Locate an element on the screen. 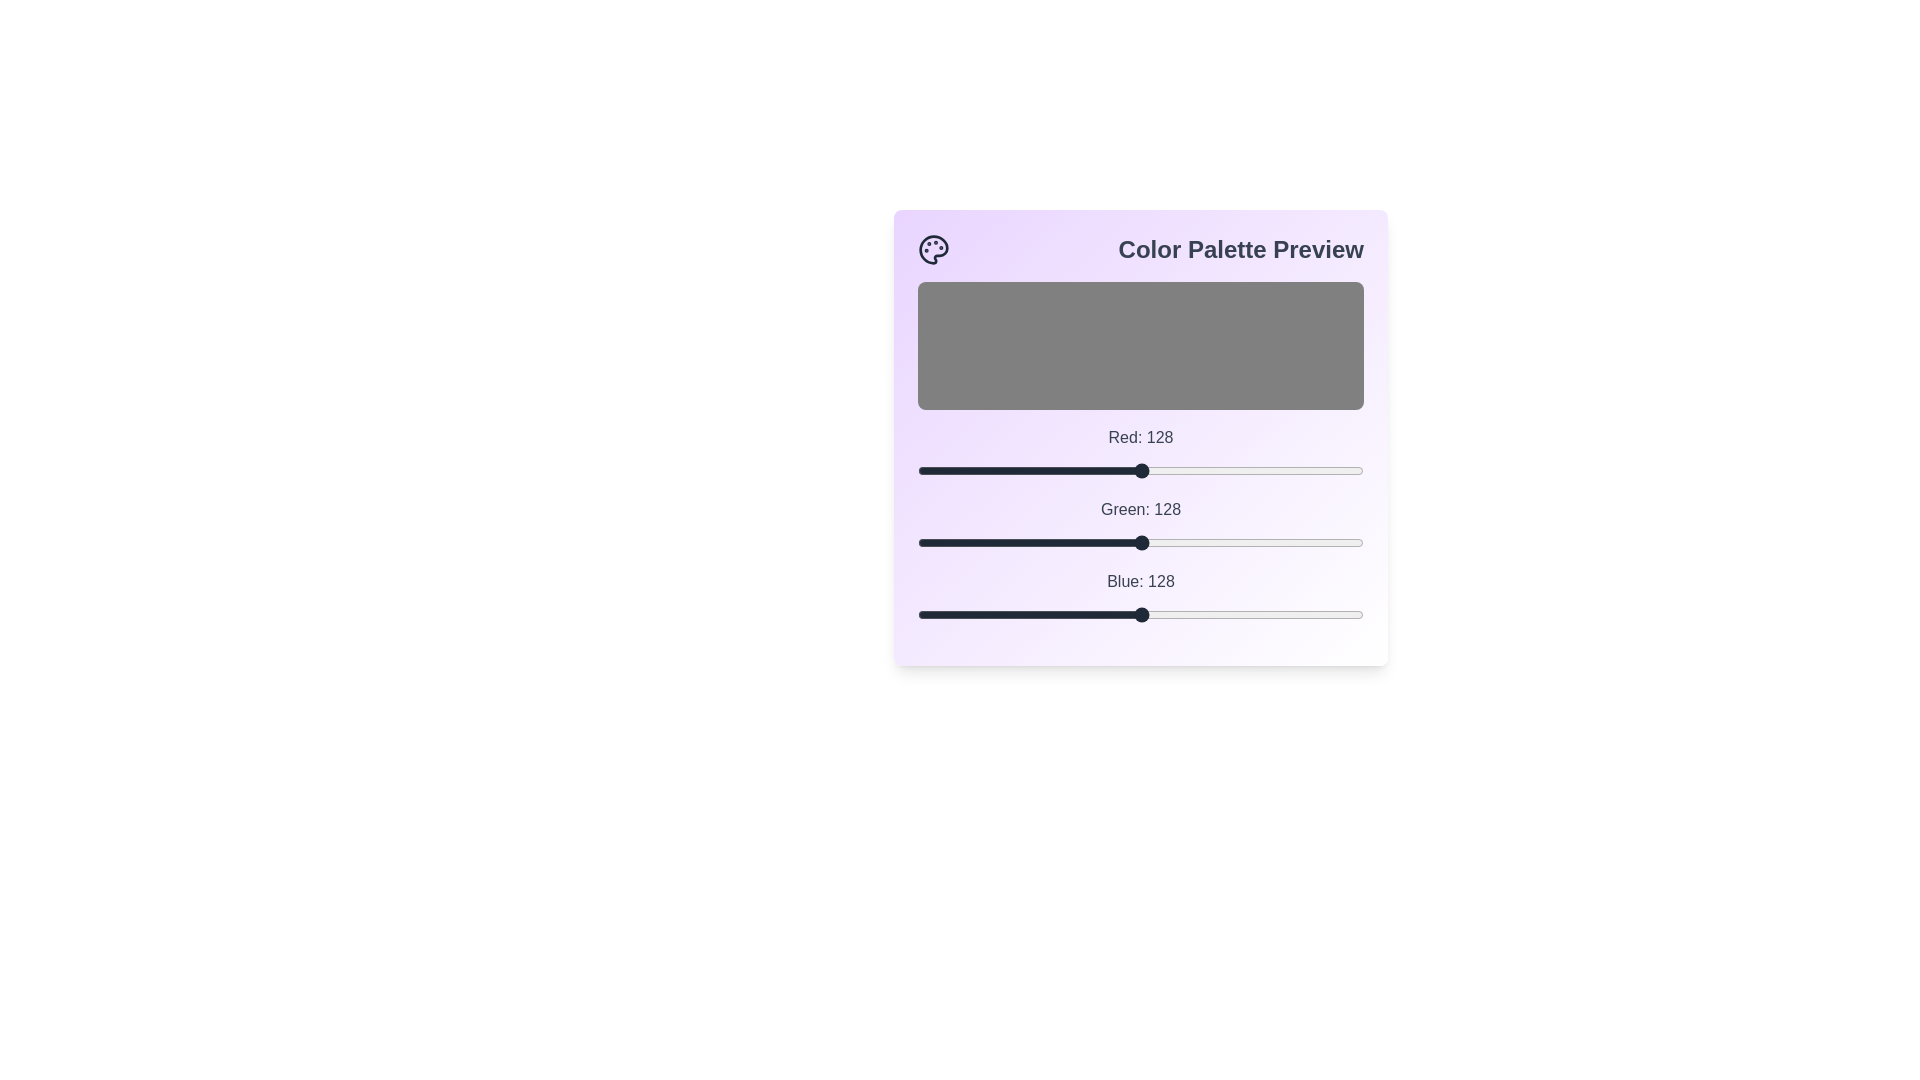  the green color value is located at coordinates (968, 543).